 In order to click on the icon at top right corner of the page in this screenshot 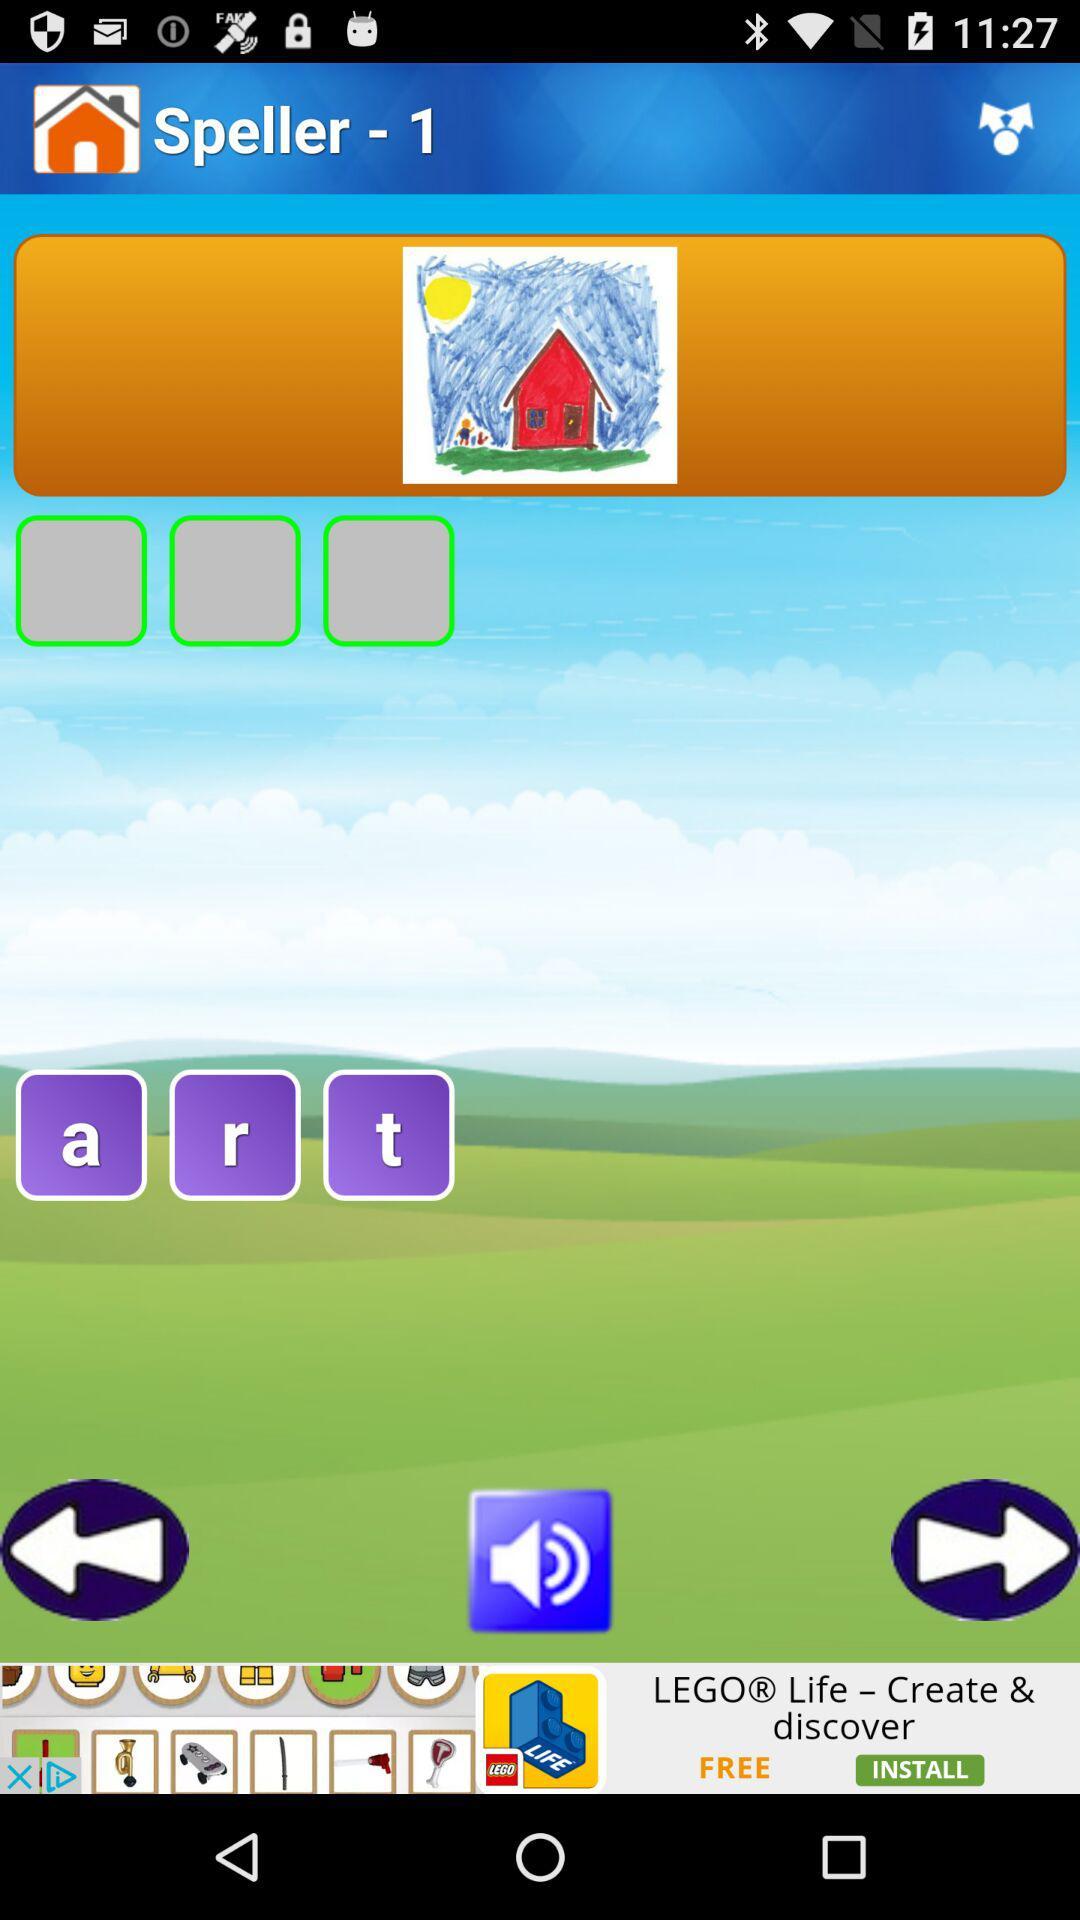, I will do `click(1006, 127)`.